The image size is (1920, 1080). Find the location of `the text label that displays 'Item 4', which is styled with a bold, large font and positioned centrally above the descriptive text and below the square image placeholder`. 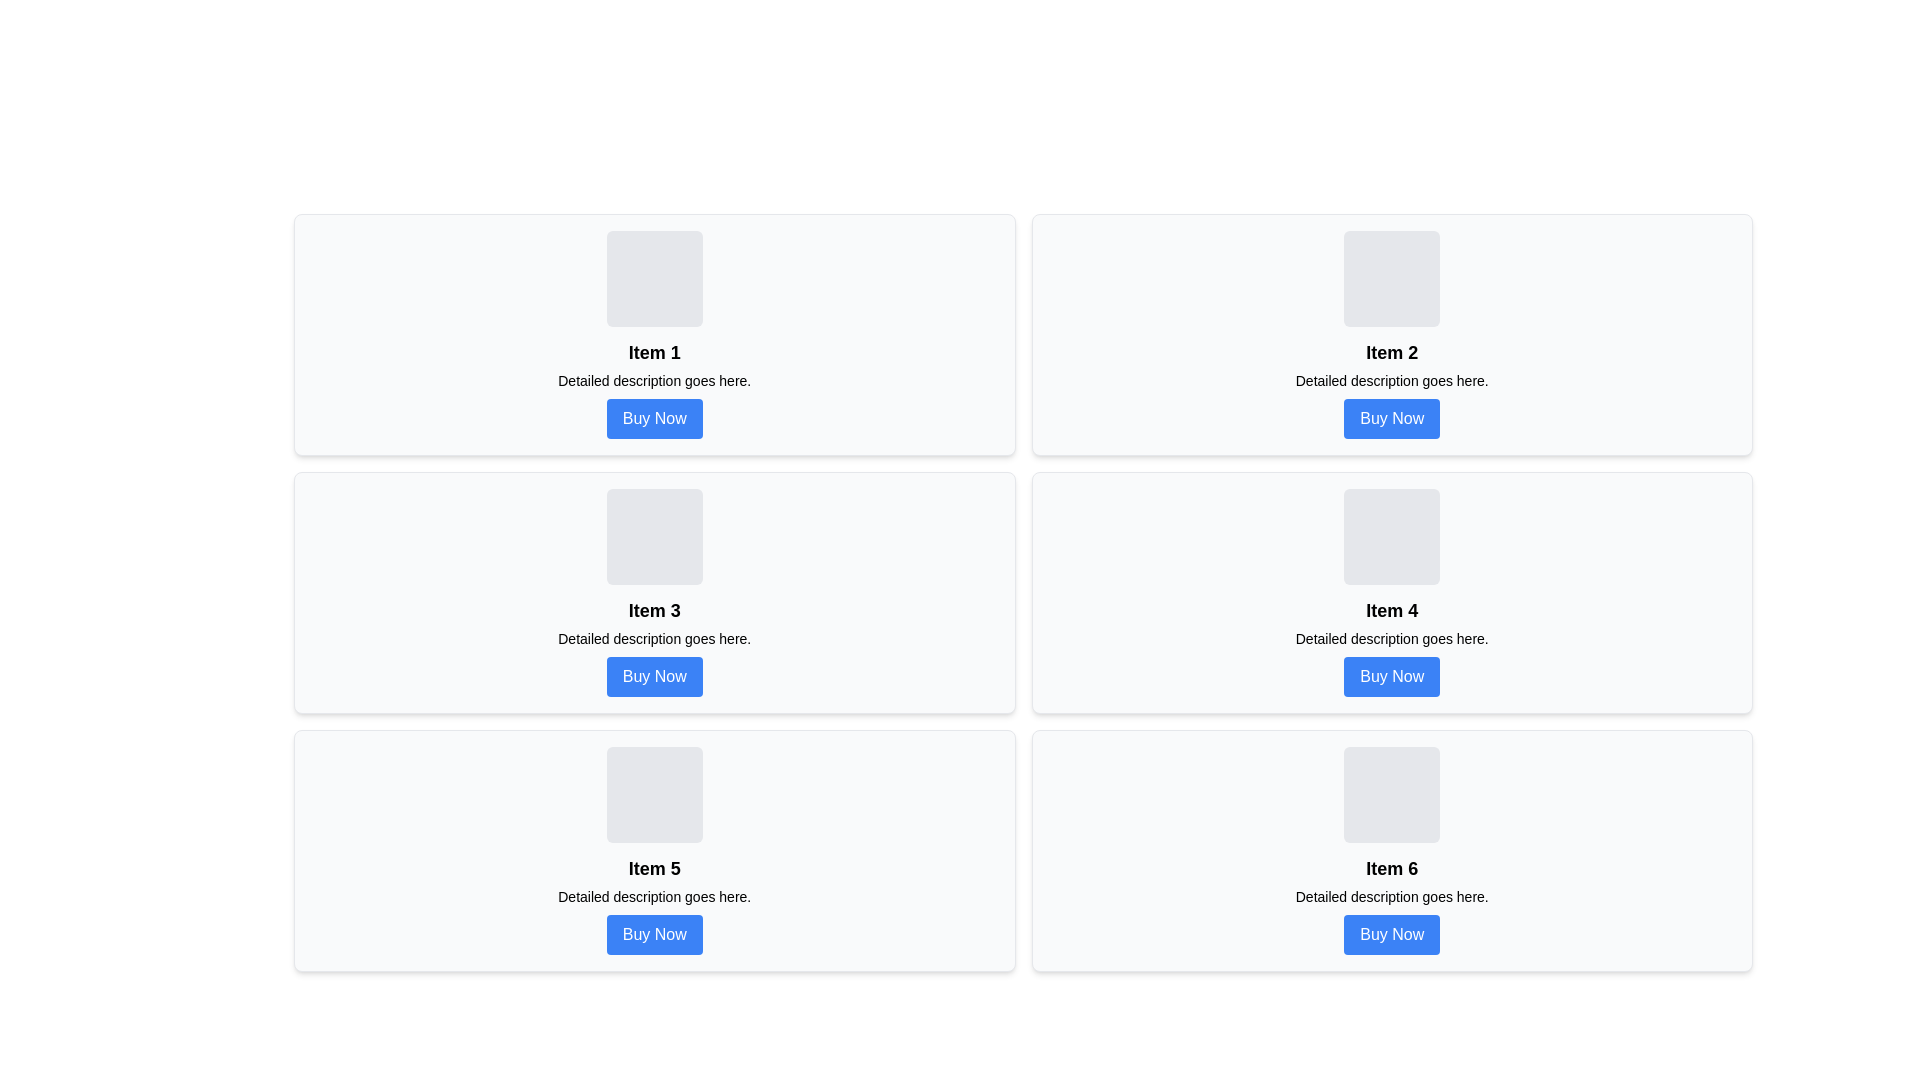

the text label that displays 'Item 4', which is styled with a bold, large font and positioned centrally above the descriptive text and below the square image placeholder is located at coordinates (1391, 609).